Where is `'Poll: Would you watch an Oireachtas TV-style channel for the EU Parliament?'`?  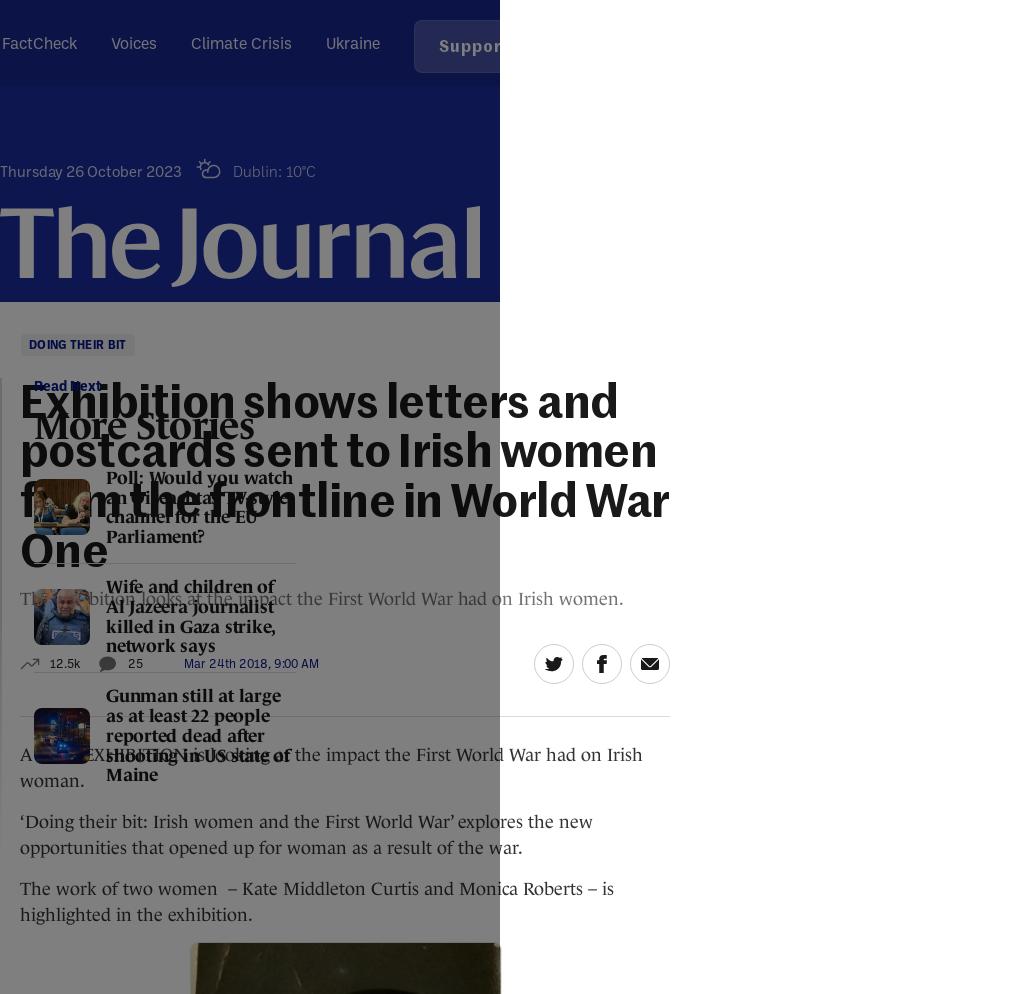 'Poll: Would you watch an Oireachtas TV-style channel for the EU Parliament?' is located at coordinates (198, 506).